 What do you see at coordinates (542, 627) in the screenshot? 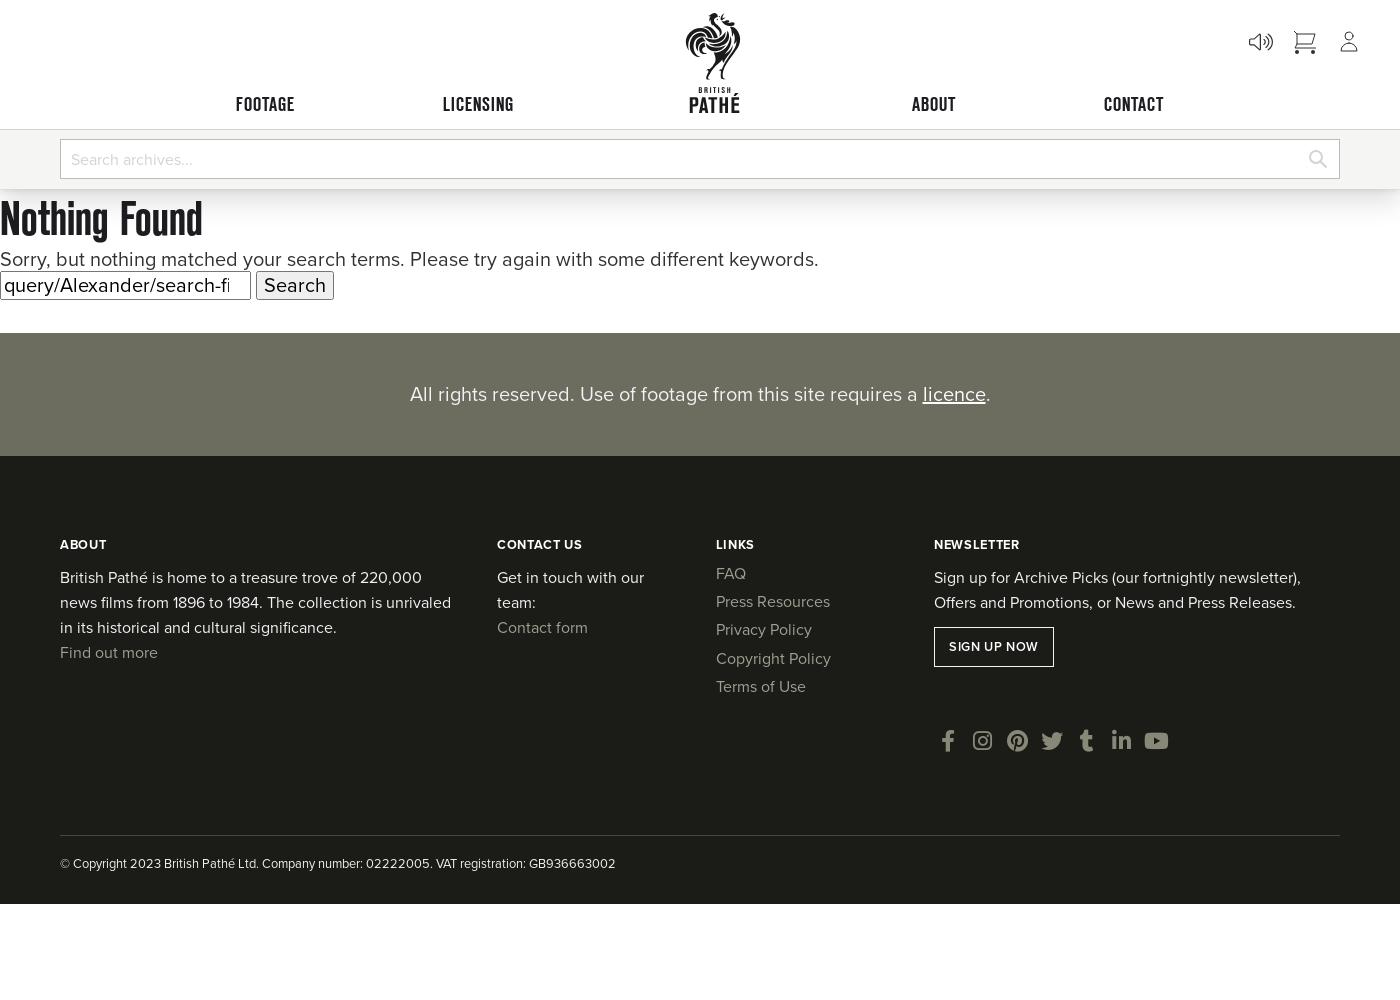
I see `'Contact form'` at bounding box center [542, 627].